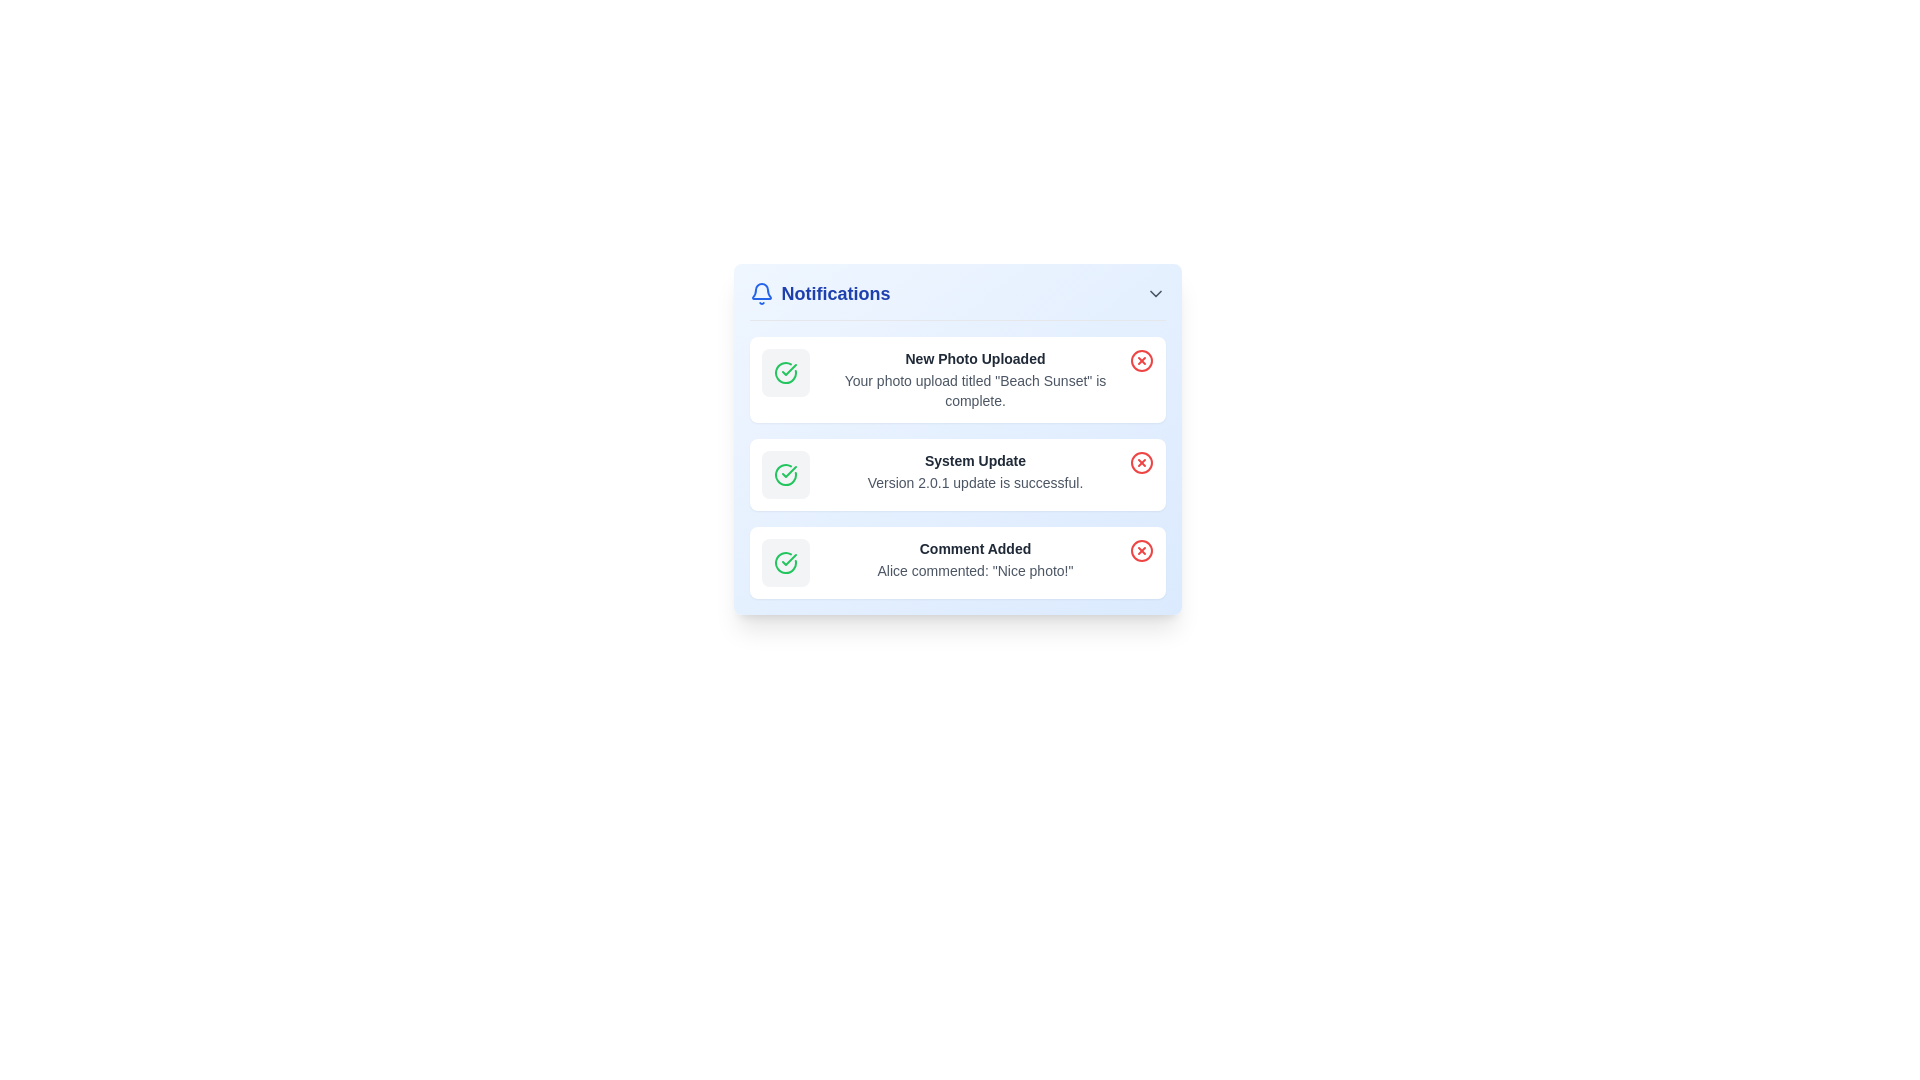 The height and width of the screenshot is (1080, 1920). What do you see at coordinates (787, 471) in the screenshot?
I see `the Check mark icon that signifies a completed system update notification, located centrally within the green circular icon of the second notification item` at bounding box center [787, 471].